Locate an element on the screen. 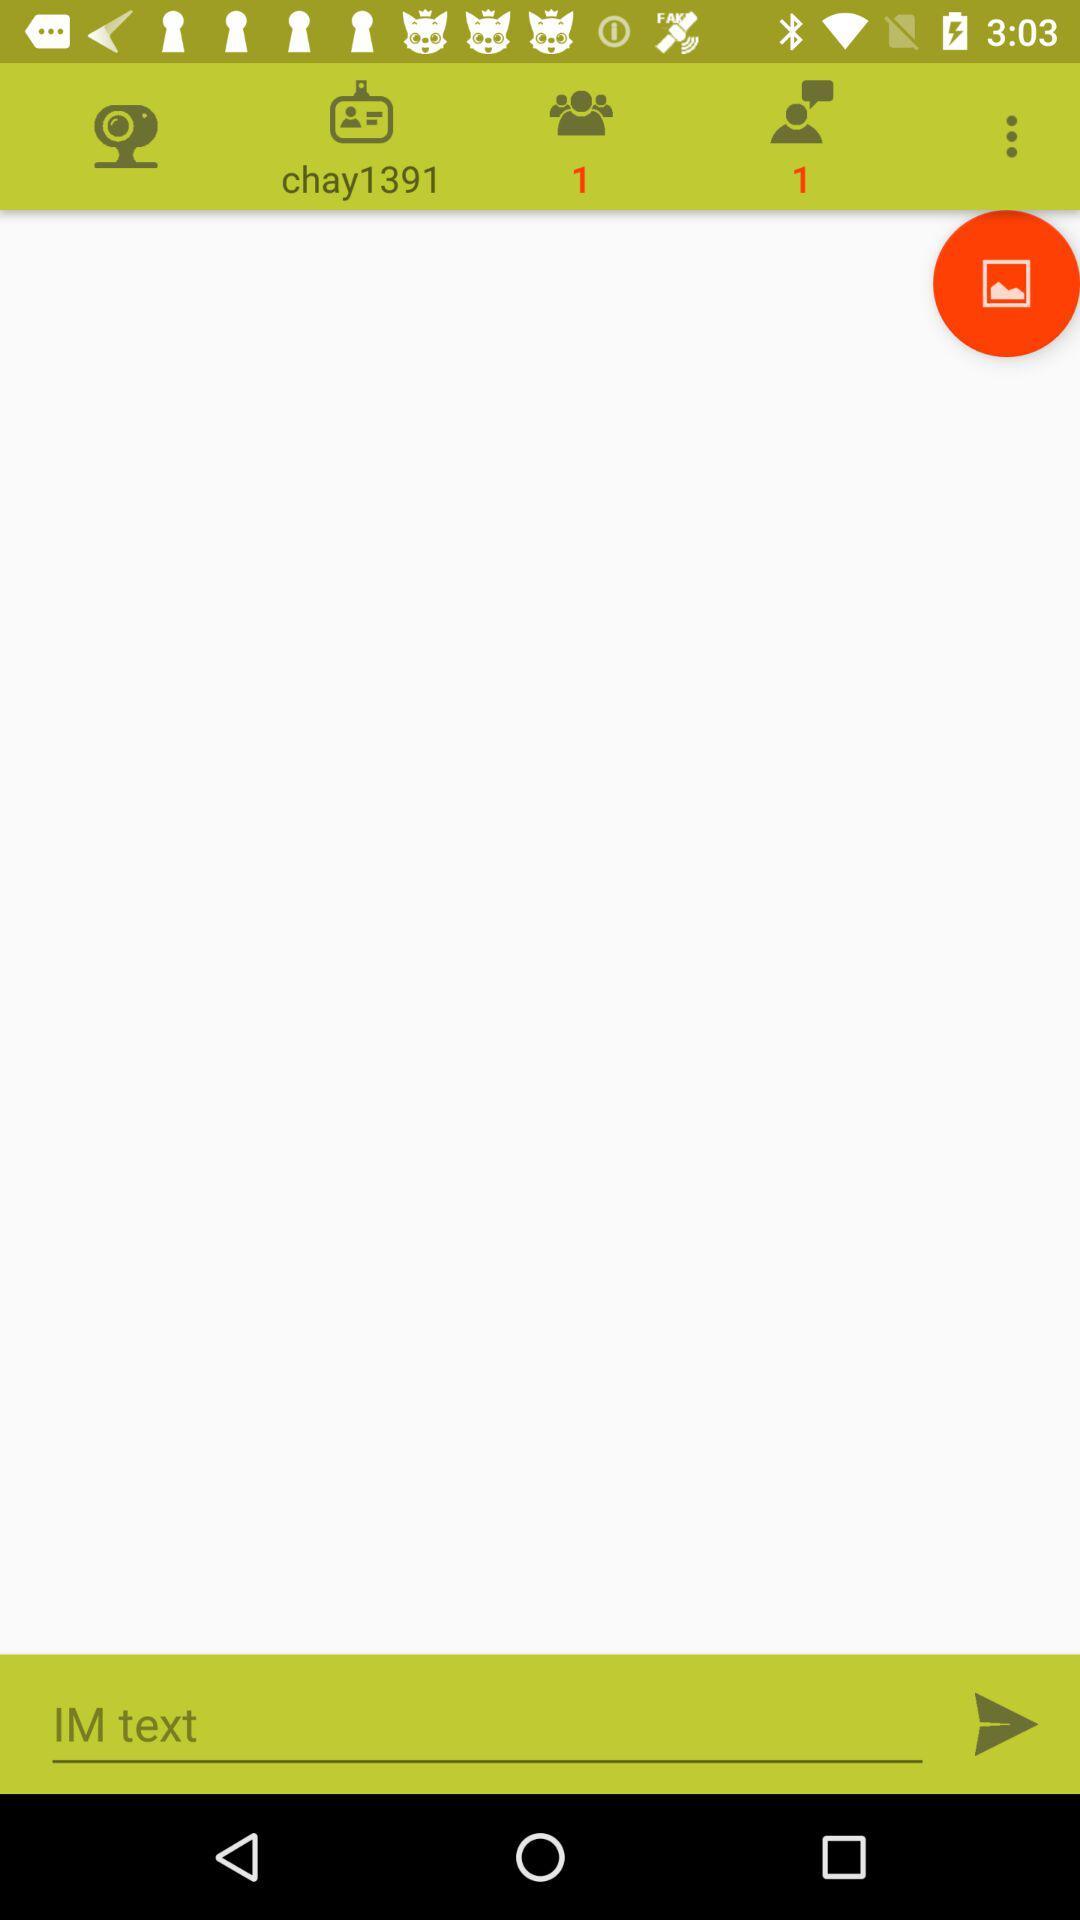 The height and width of the screenshot is (1920, 1080). the wallpaper icon is located at coordinates (1006, 282).